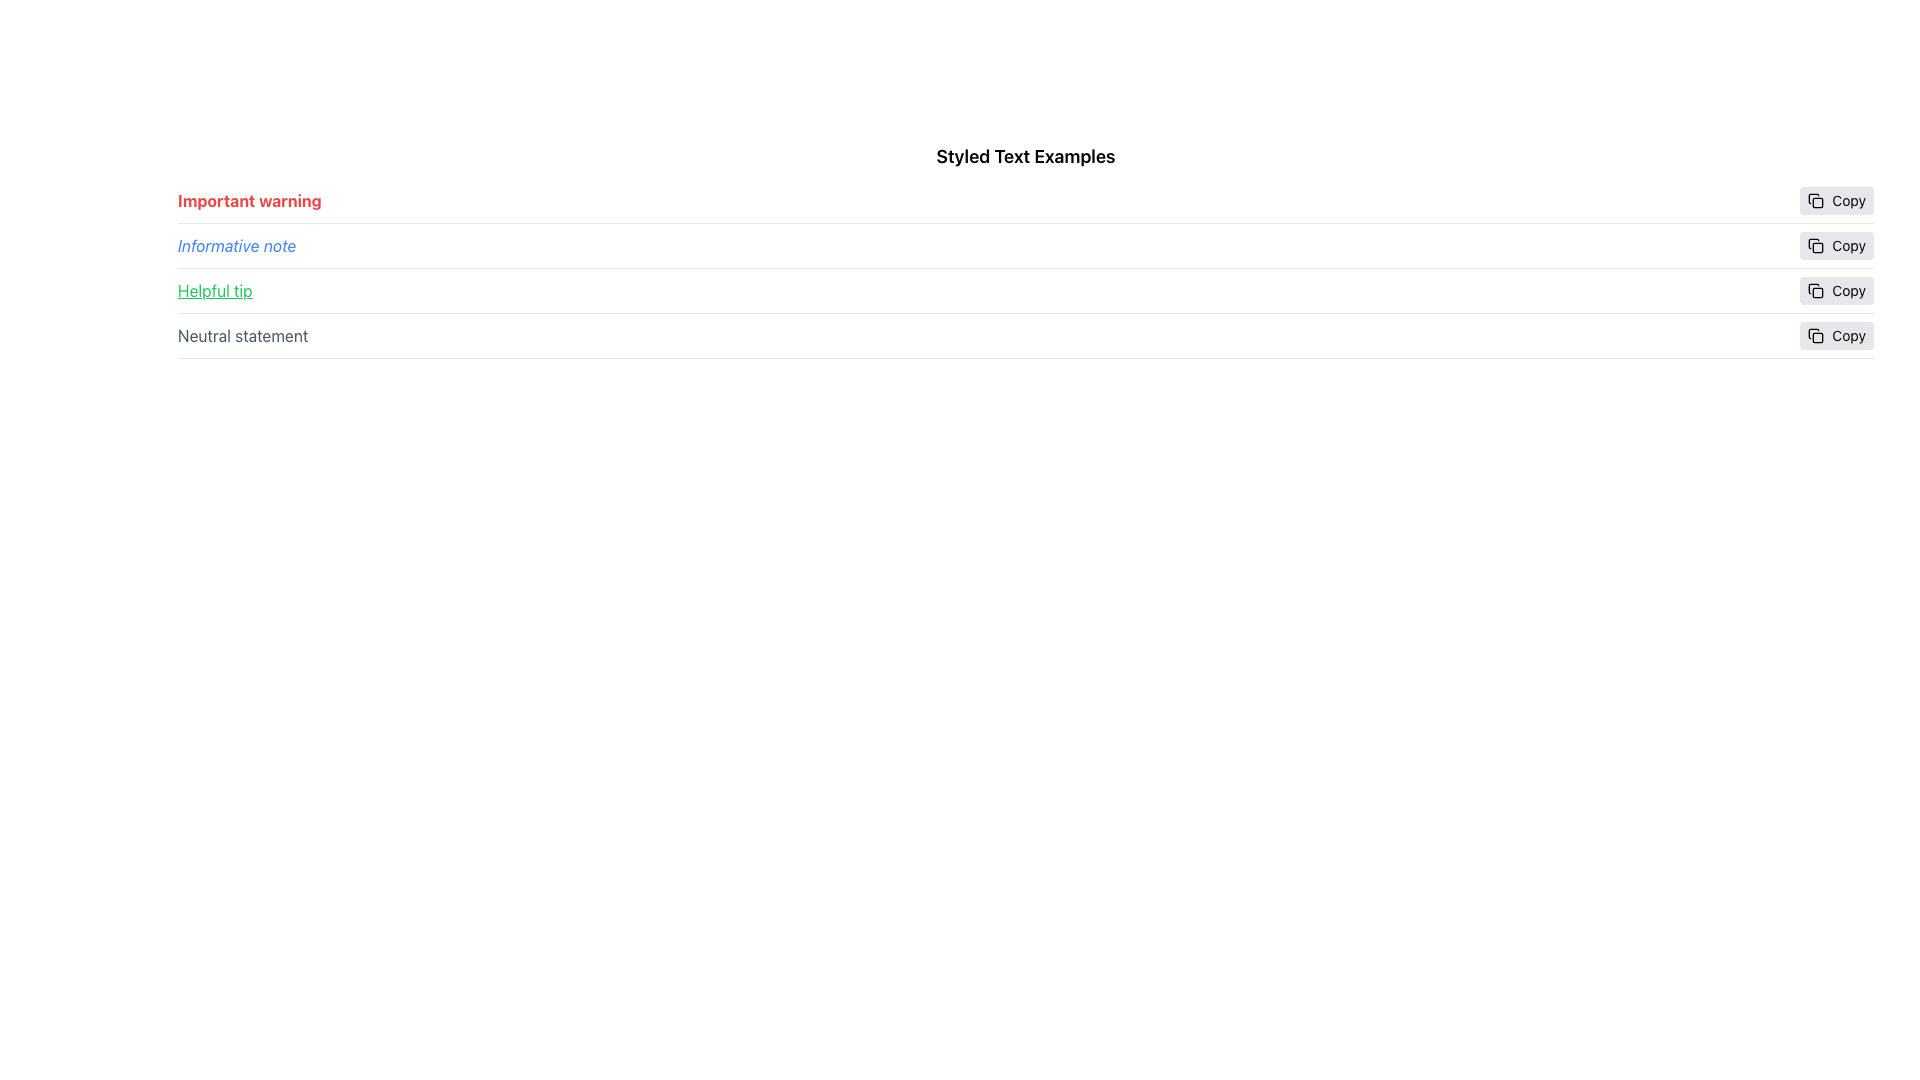 The image size is (1920, 1080). Describe the element at coordinates (1837, 290) in the screenshot. I see `the copy button associated with the 'Helpful tip' text` at that location.